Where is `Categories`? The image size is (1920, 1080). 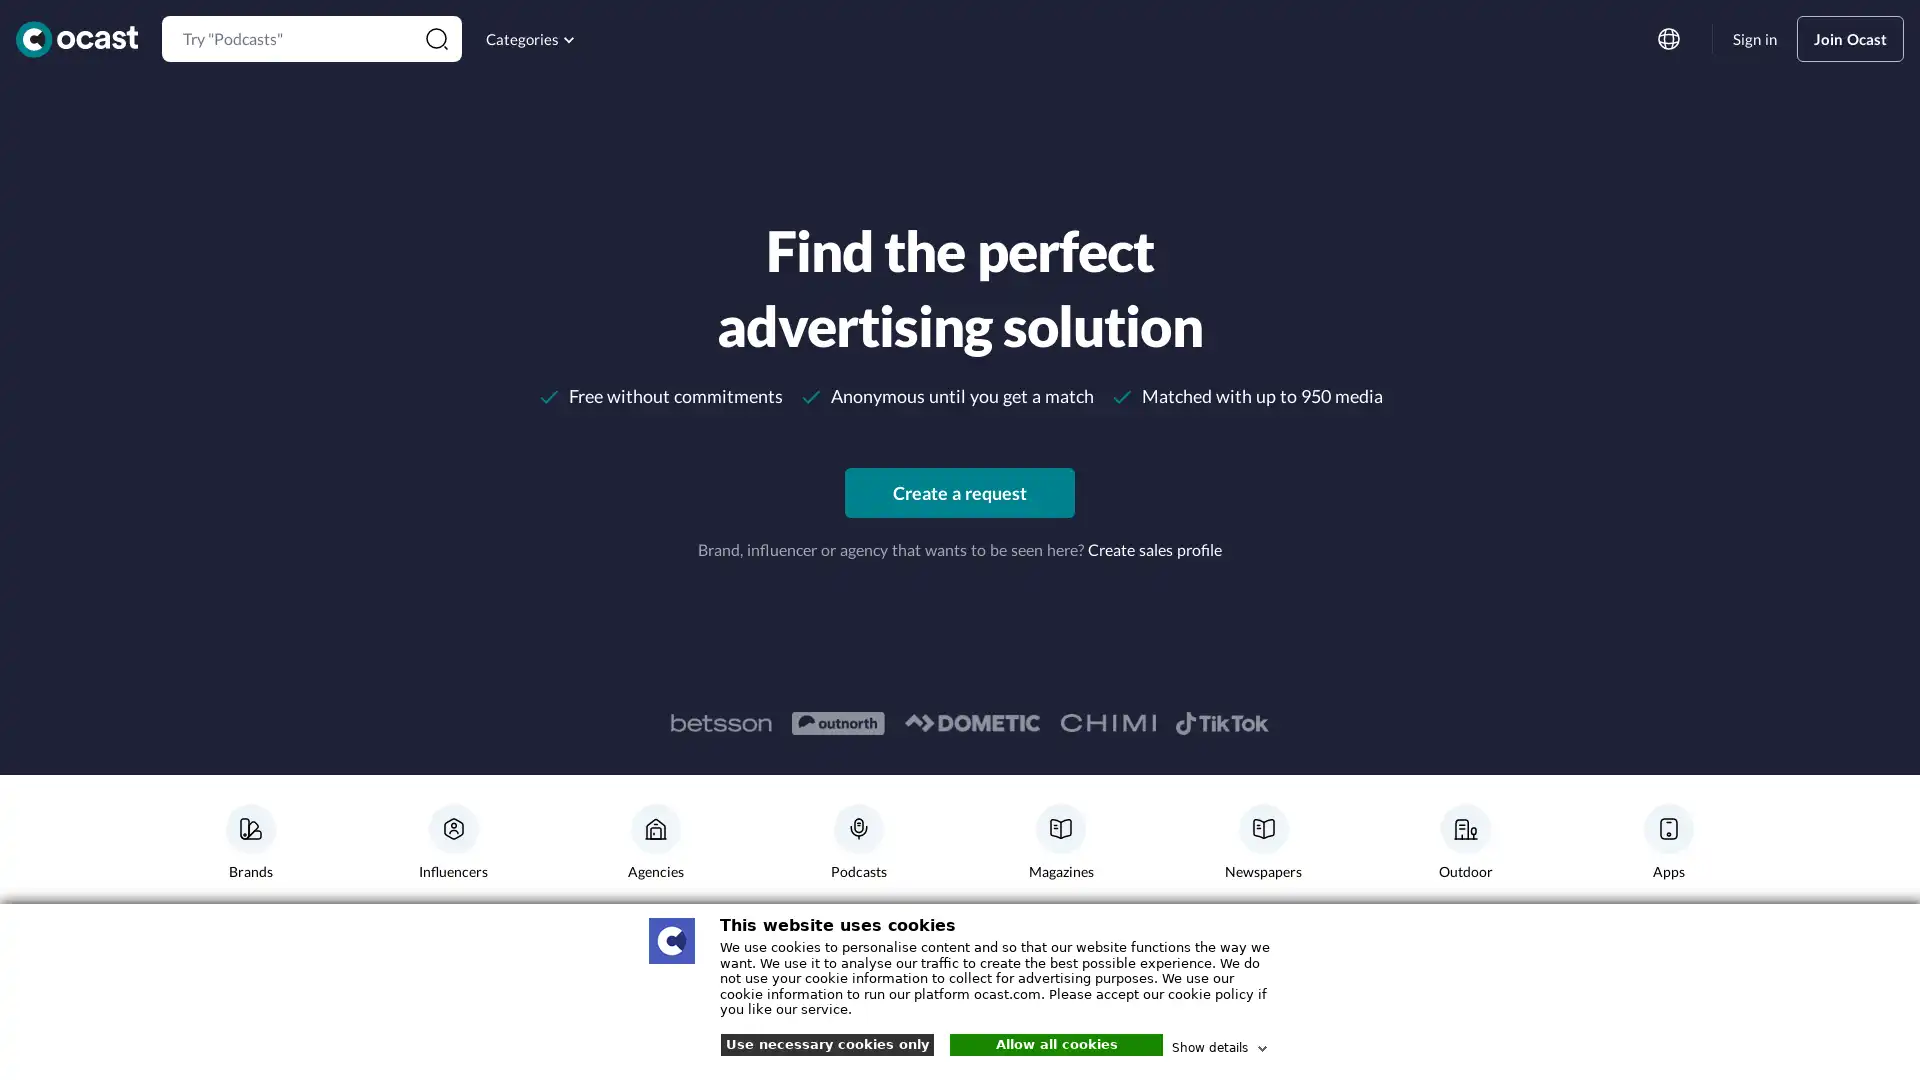
Categories is located at coordinates (532, 38).